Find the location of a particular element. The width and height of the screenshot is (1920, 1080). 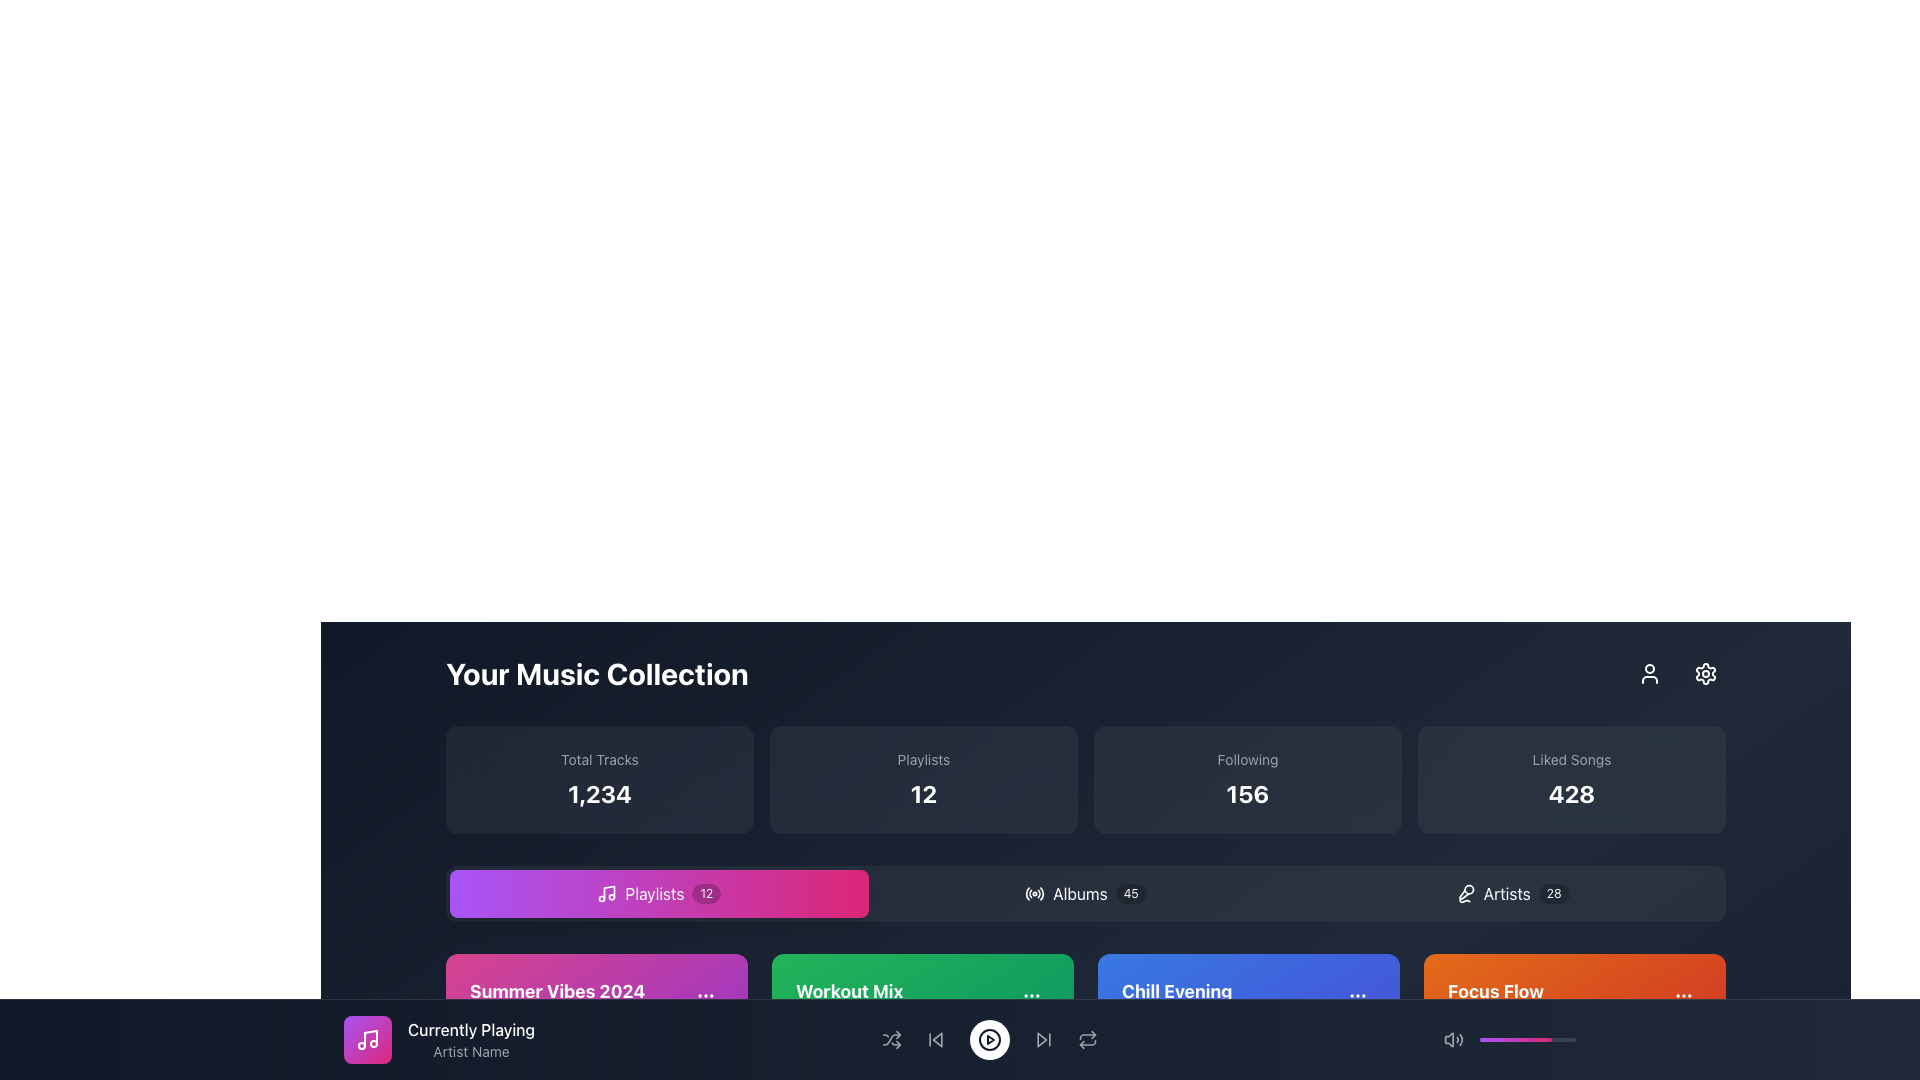

the Grouped Icons located in the top-right corner of the 'Your Music Collection' section is located at coordinates (1678, 674).